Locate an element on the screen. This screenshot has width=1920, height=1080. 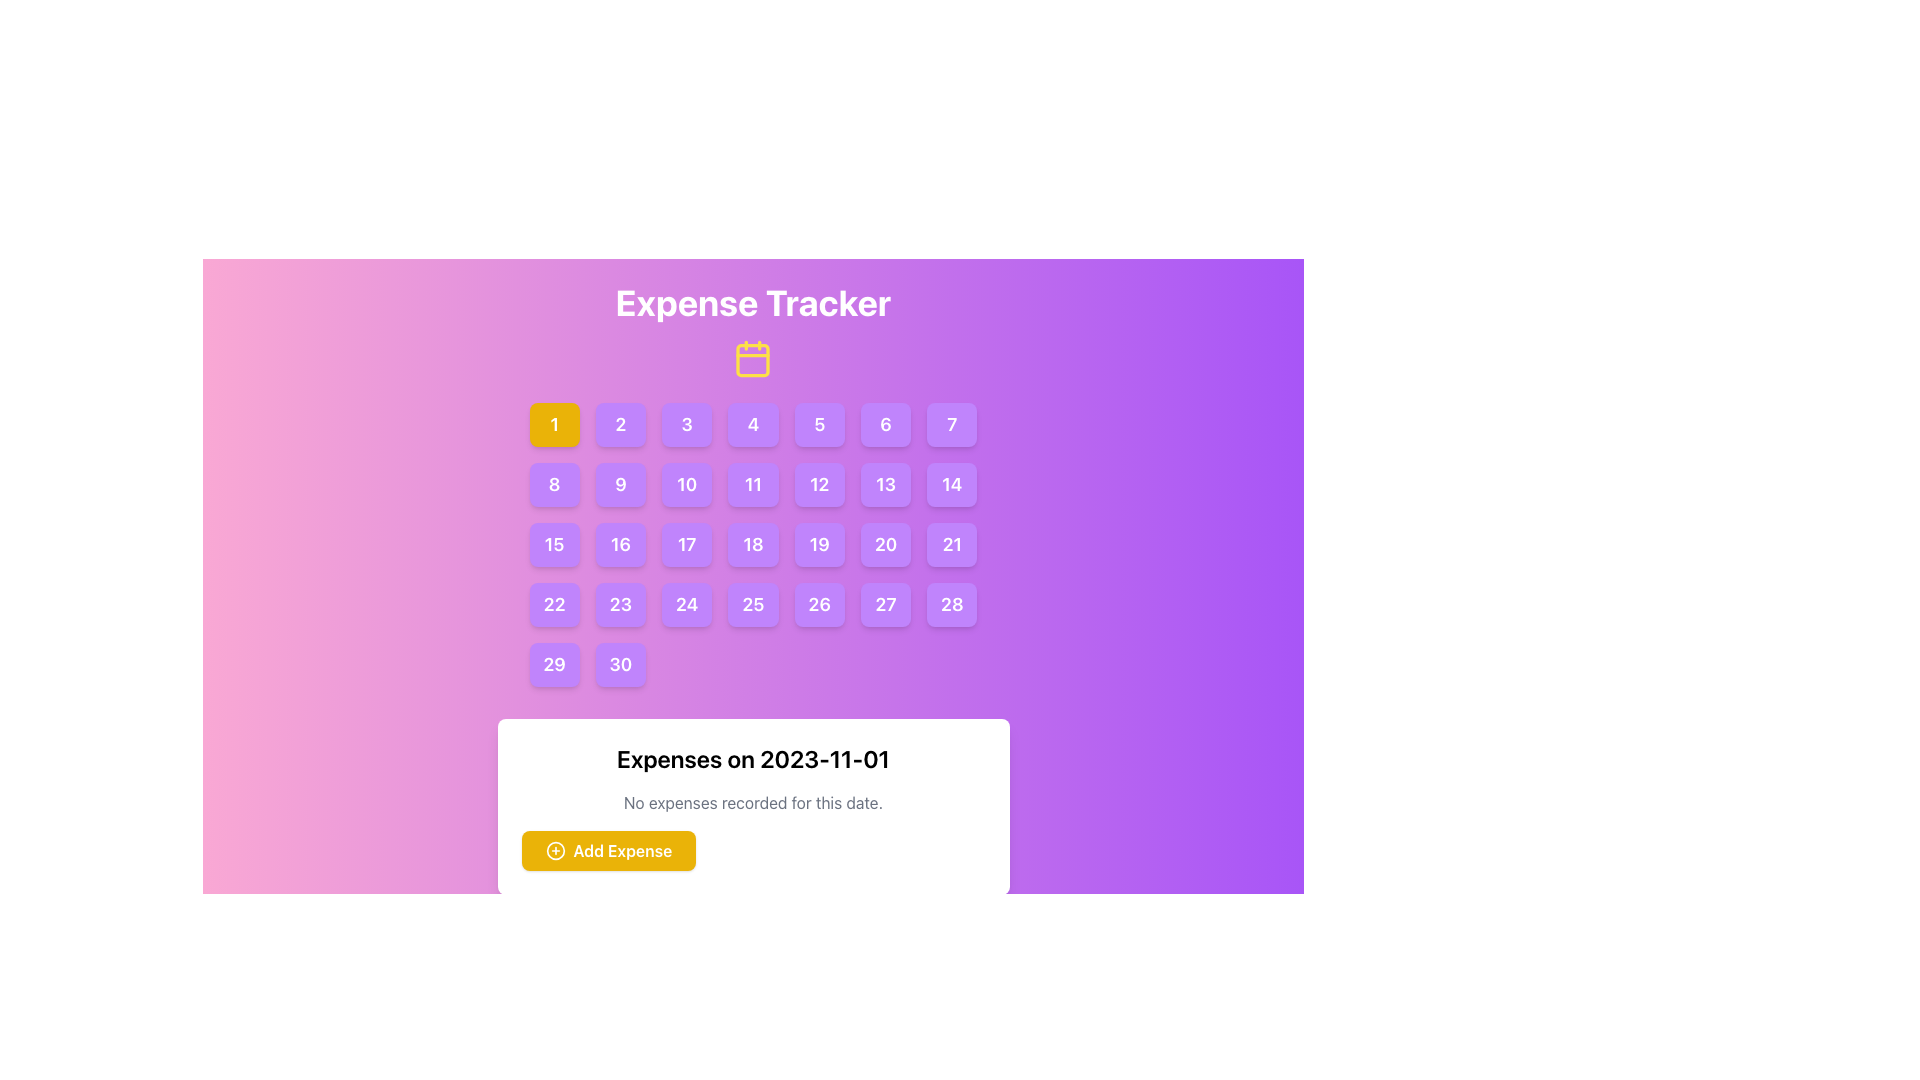
the purple button with the number '30' is located at coordinates (619, 664).